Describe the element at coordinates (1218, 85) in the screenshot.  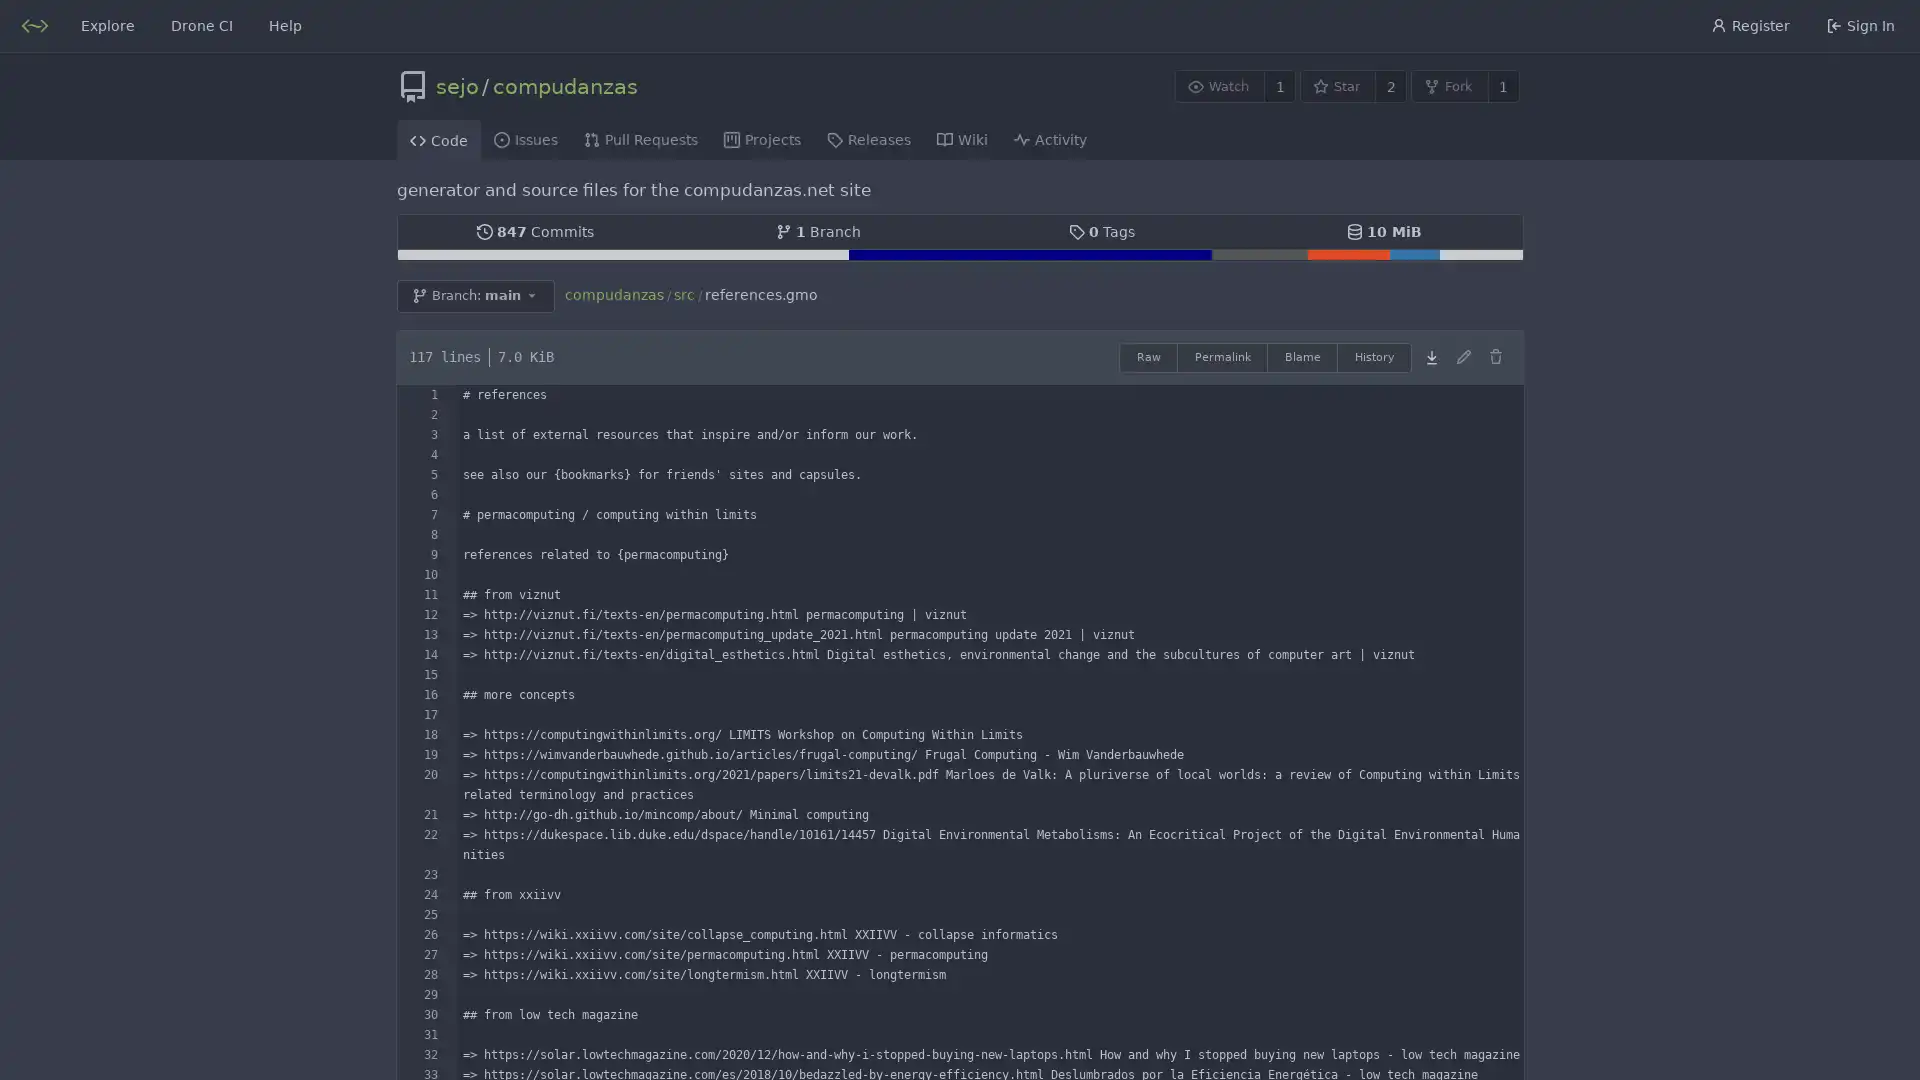
I see `Watch` at that location.